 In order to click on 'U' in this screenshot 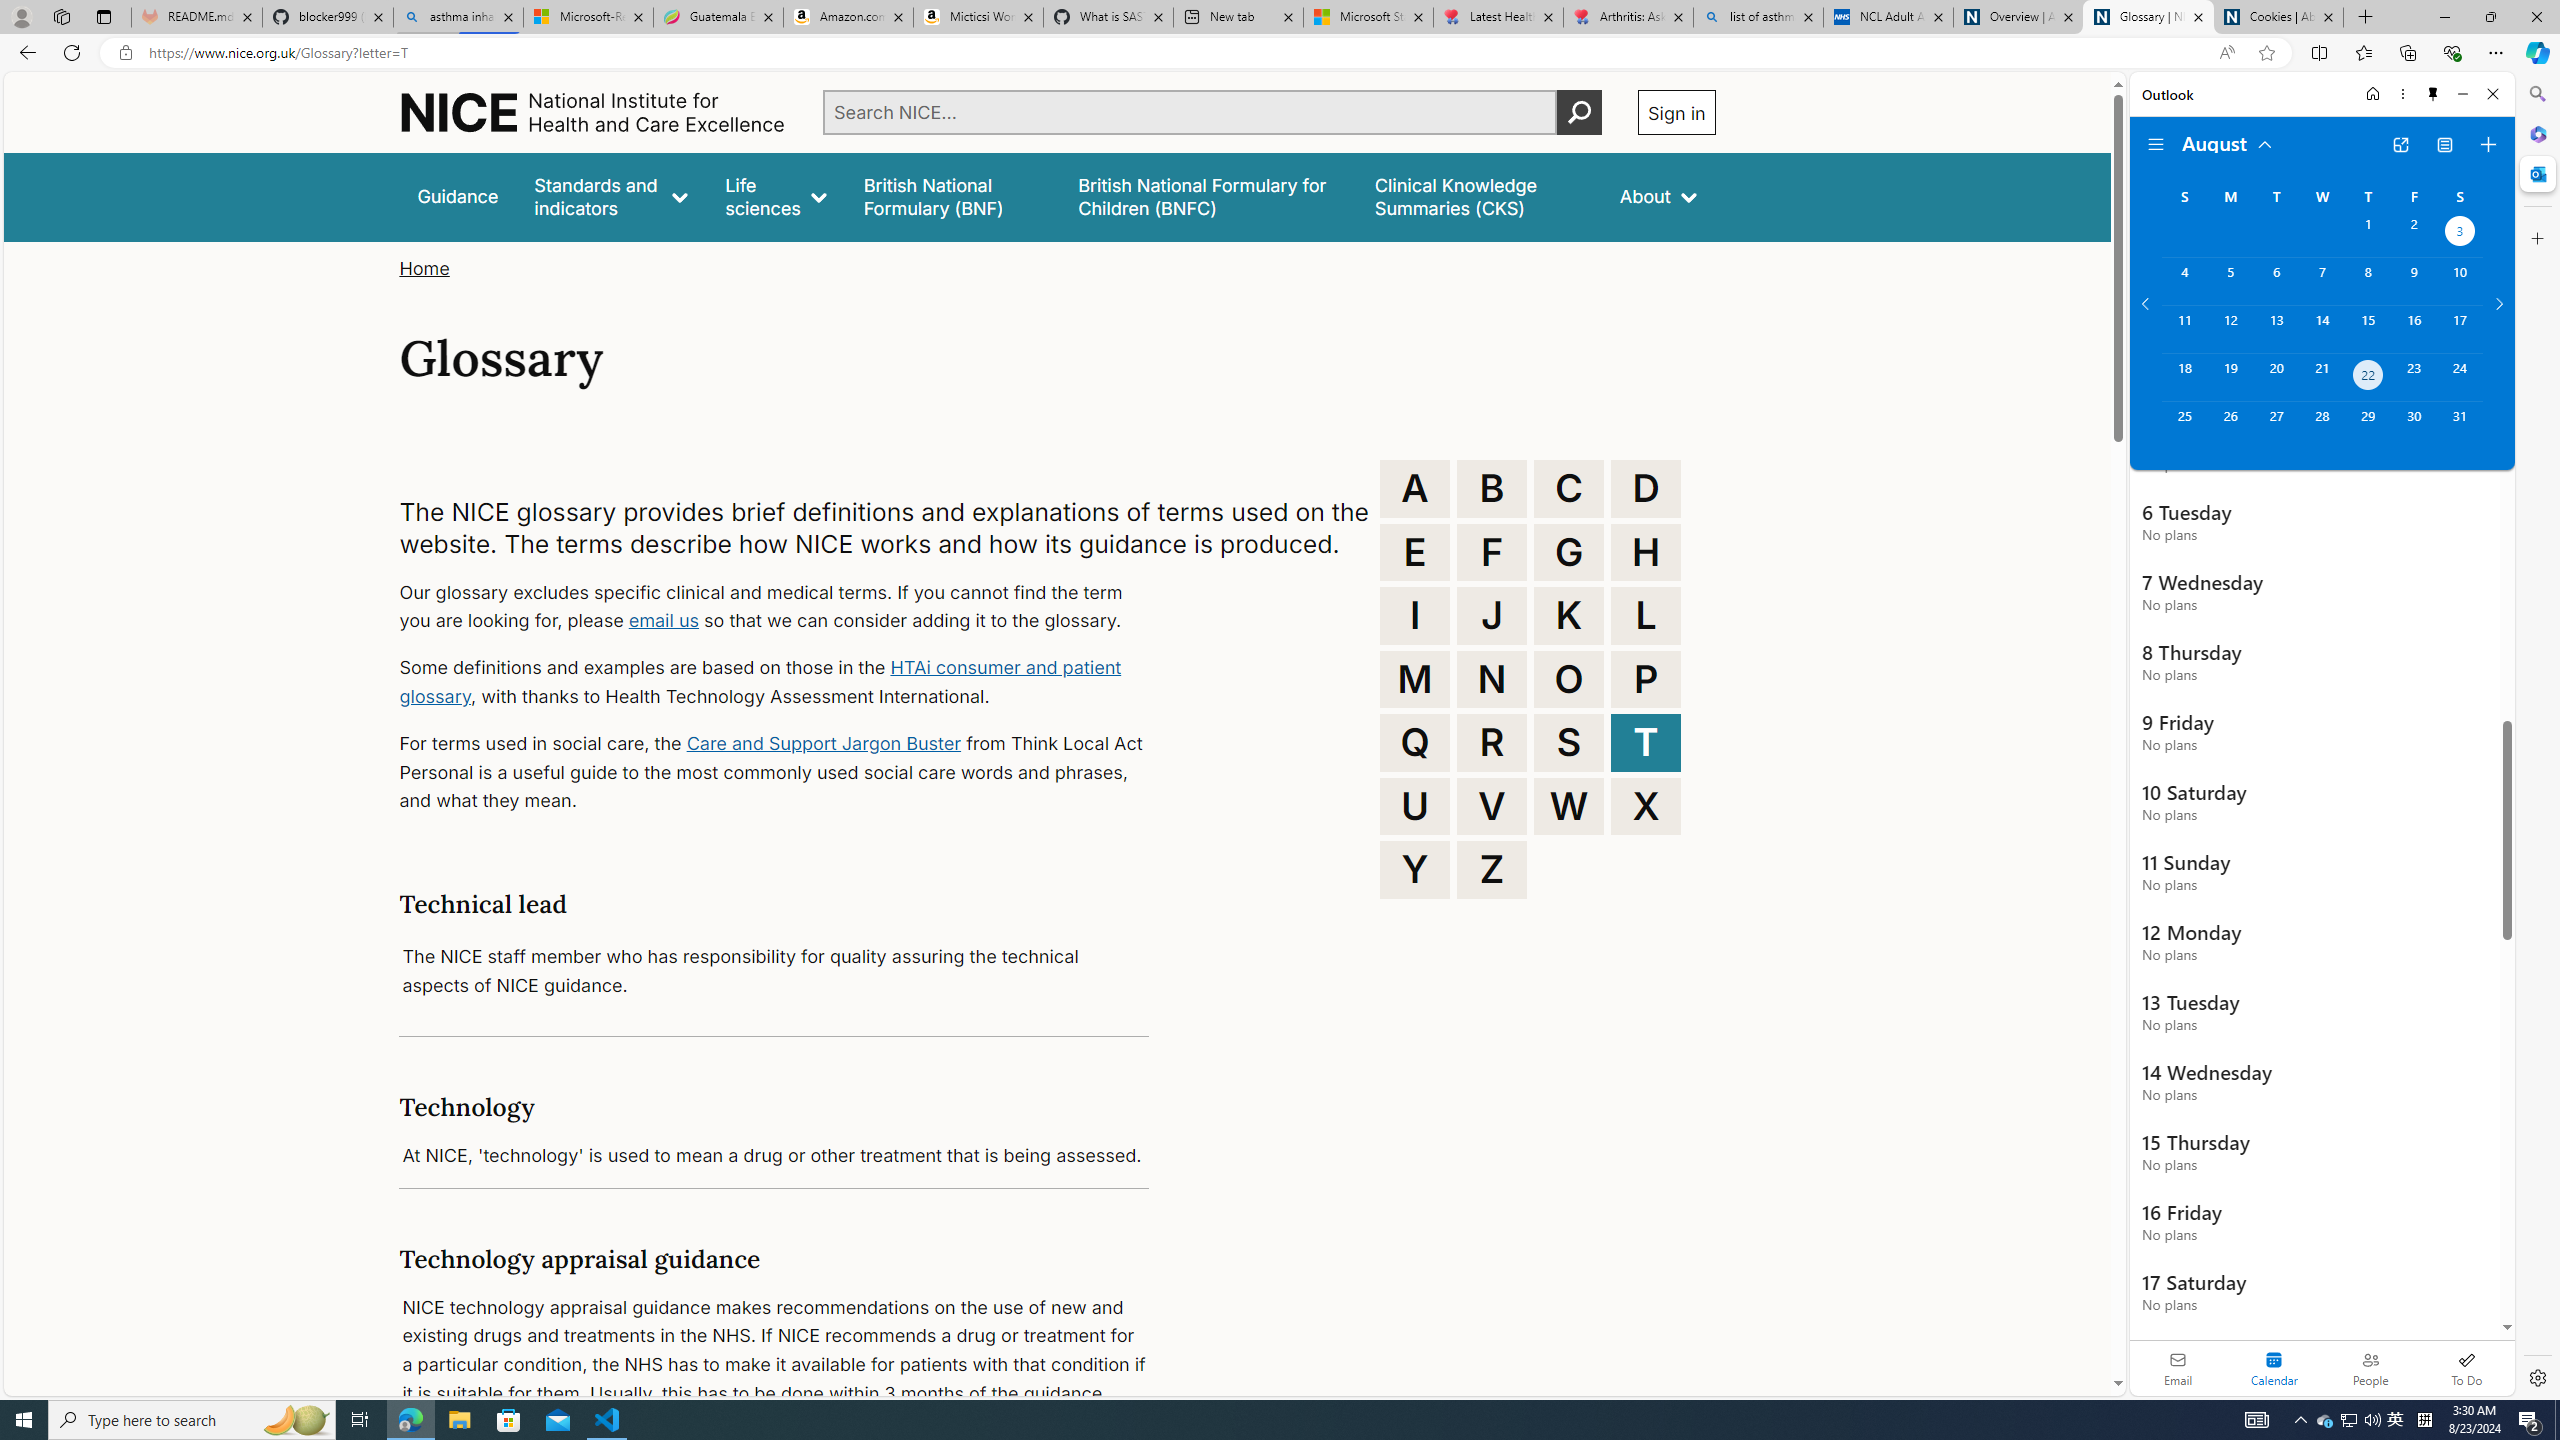, I will do `click(1414, 807)`.